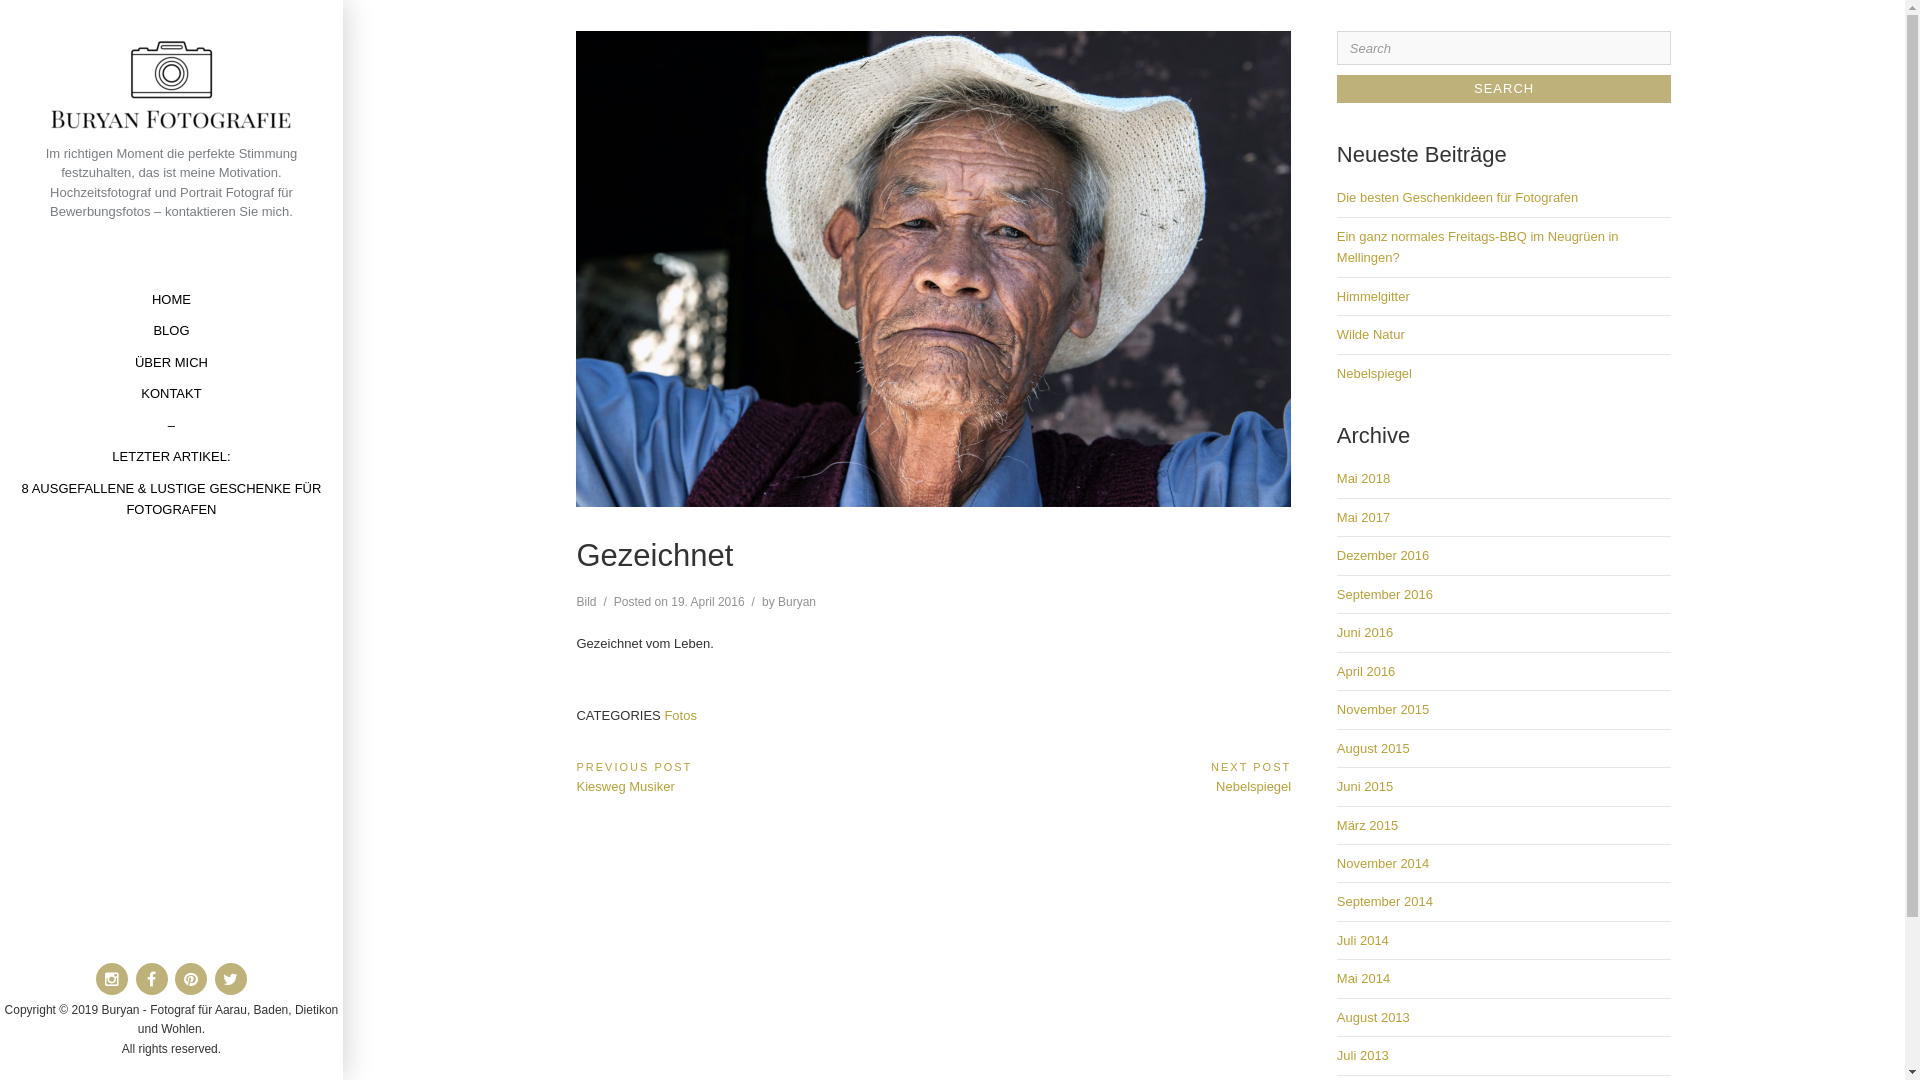 This screenshot has width=1920, height=1080. What do you see at coordinates (1372, 748) in the screenshot?
I see `'August 2015'` at bounding box center [1372, 748].